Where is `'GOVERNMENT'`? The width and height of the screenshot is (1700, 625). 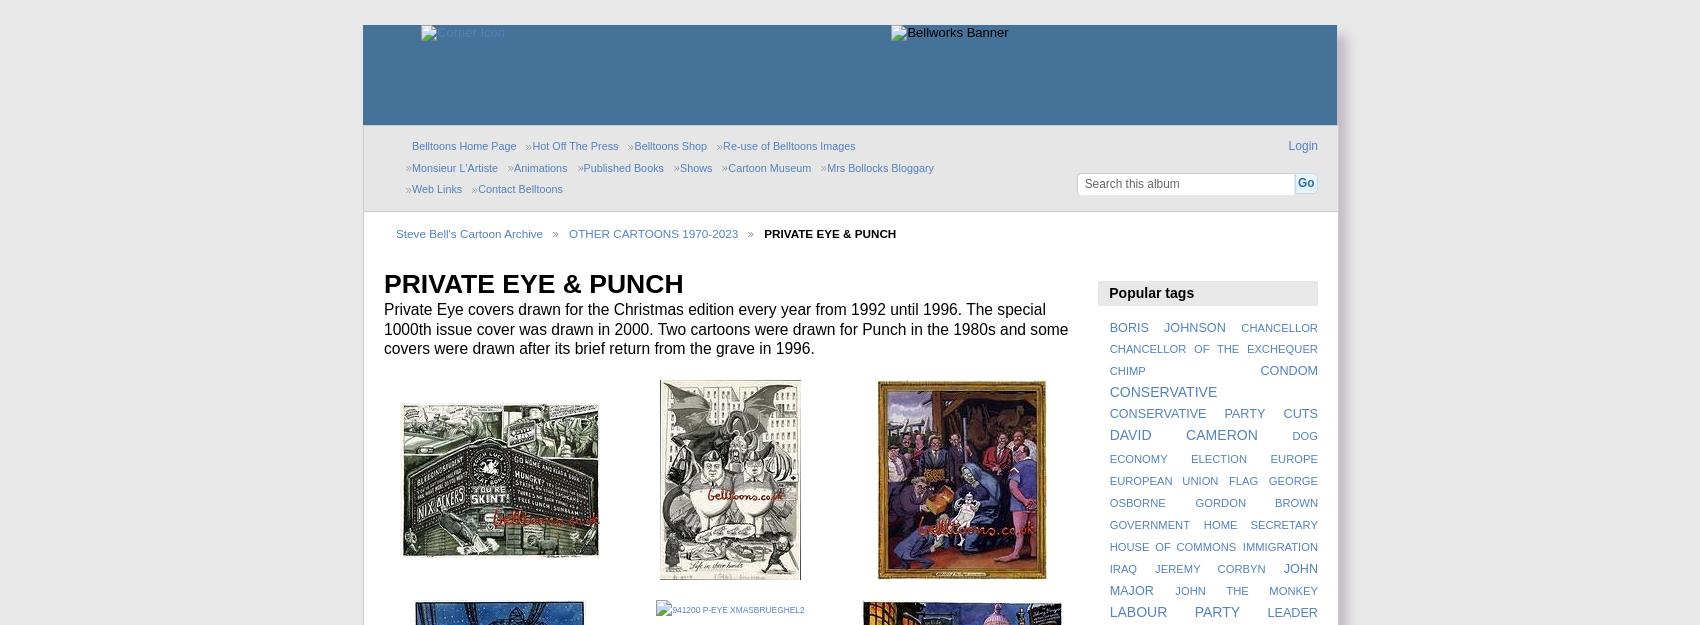
'GOVERNMENT' is located at coordinates (1149, 524).